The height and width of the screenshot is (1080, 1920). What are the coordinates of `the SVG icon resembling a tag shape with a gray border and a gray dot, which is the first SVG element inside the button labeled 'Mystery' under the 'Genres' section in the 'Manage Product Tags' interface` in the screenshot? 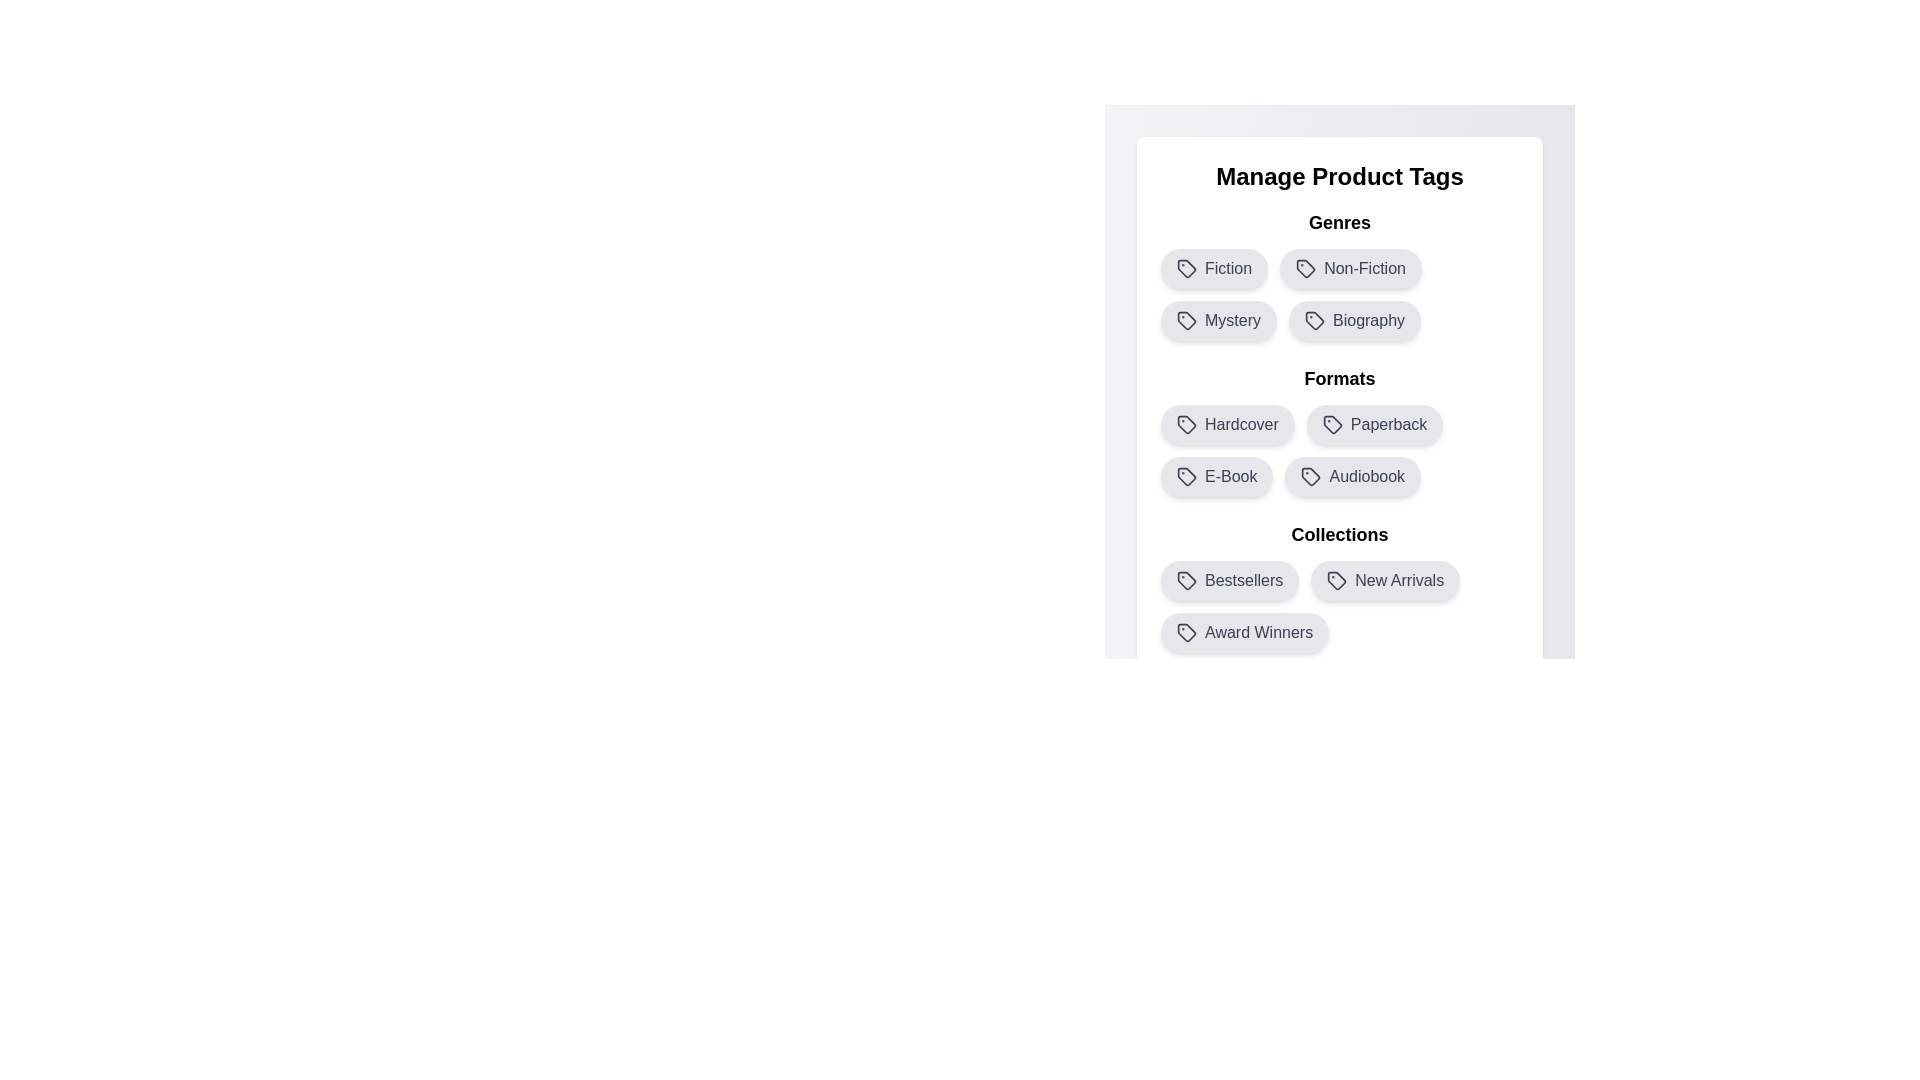 It's located at (1186, 319).